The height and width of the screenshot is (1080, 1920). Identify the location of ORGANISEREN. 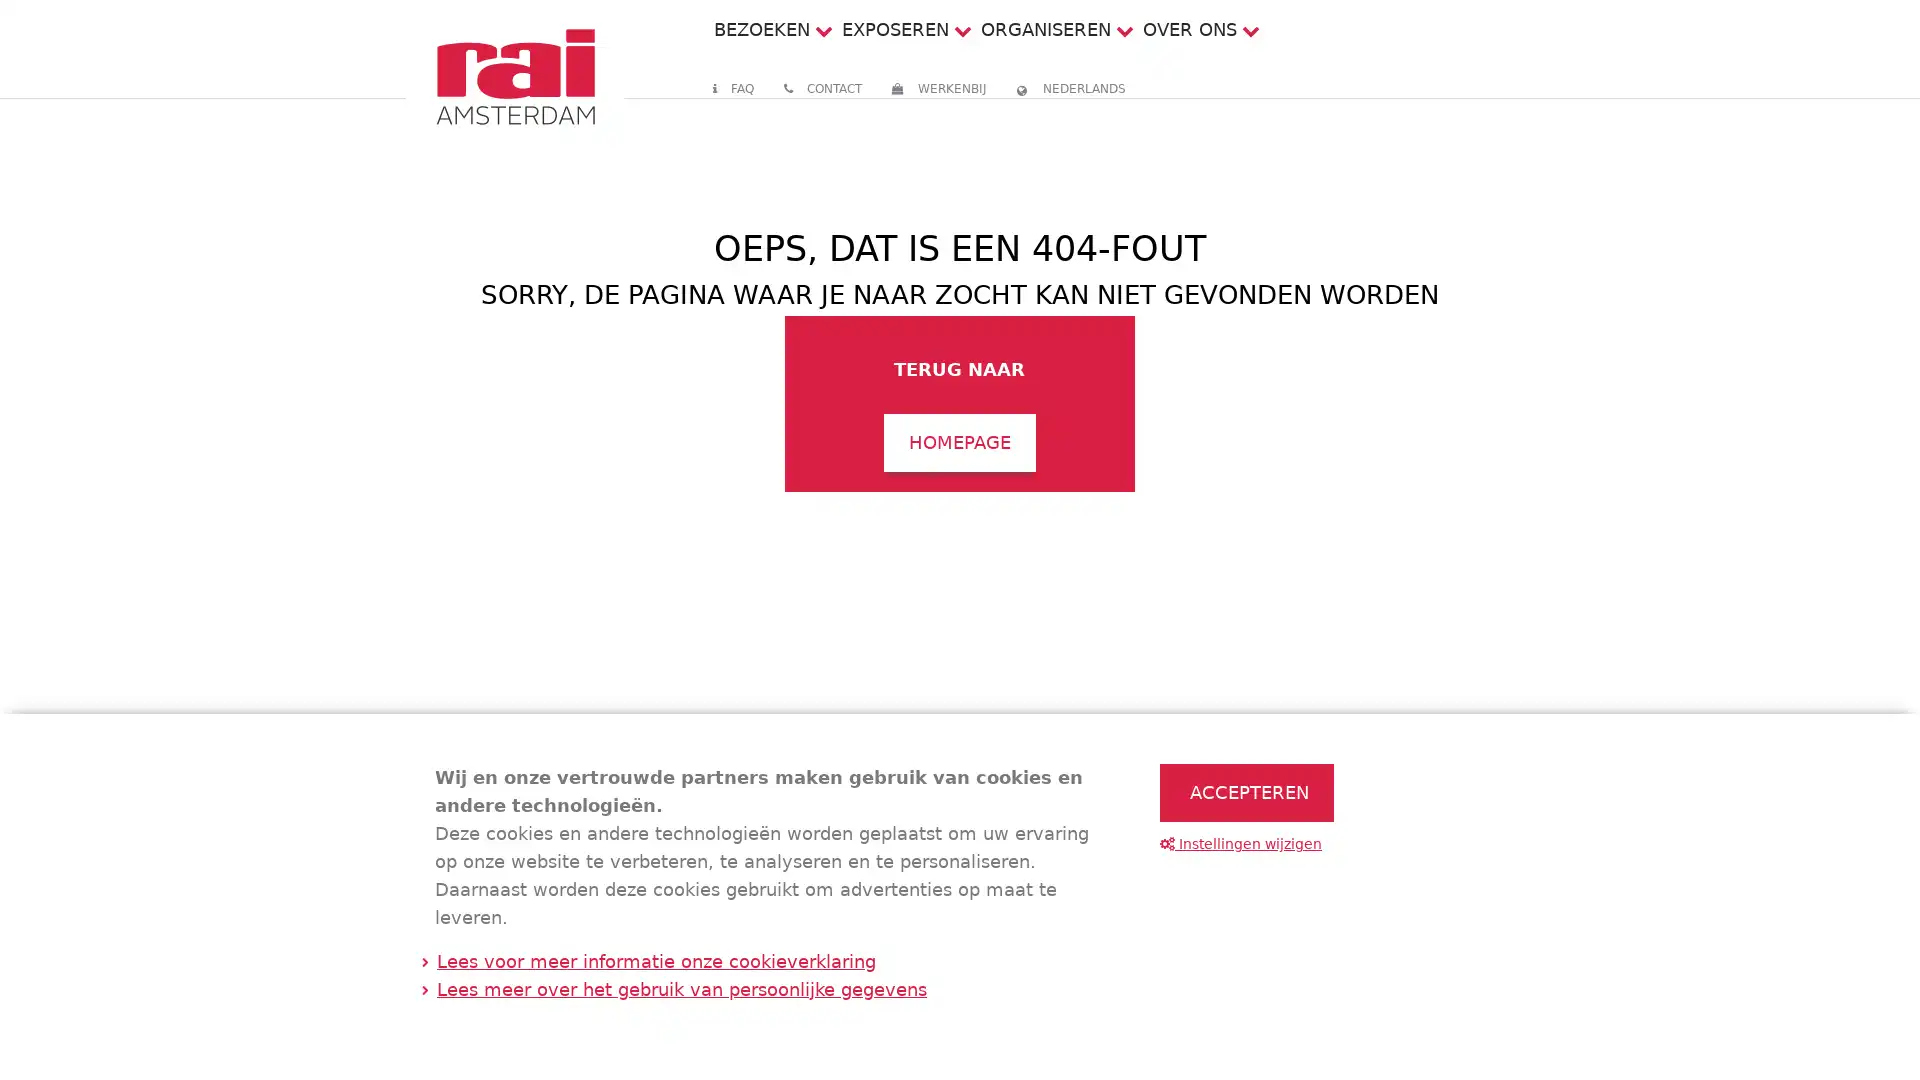
(1044, 29).